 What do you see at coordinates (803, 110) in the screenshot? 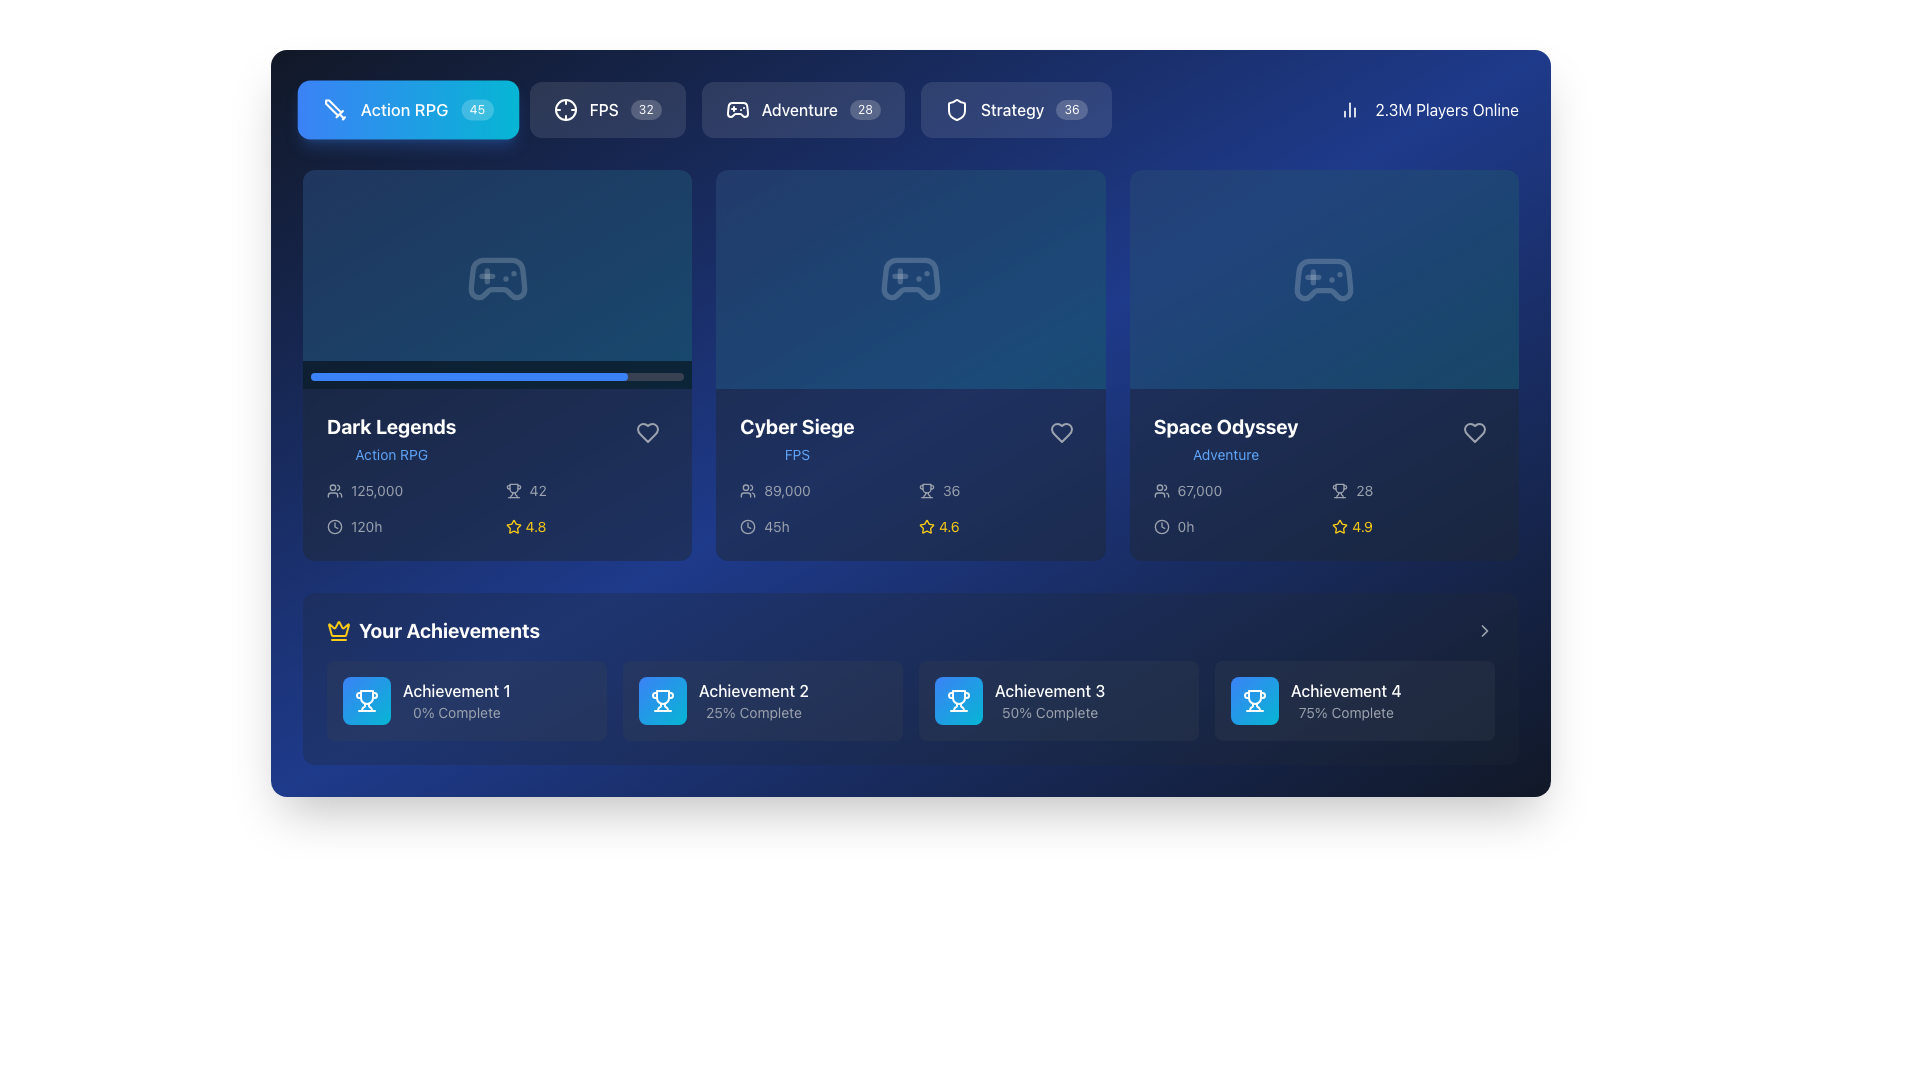
I see `the 'Adventure' games filter button, which is the third button from the left` at bounding box center [803, 110].